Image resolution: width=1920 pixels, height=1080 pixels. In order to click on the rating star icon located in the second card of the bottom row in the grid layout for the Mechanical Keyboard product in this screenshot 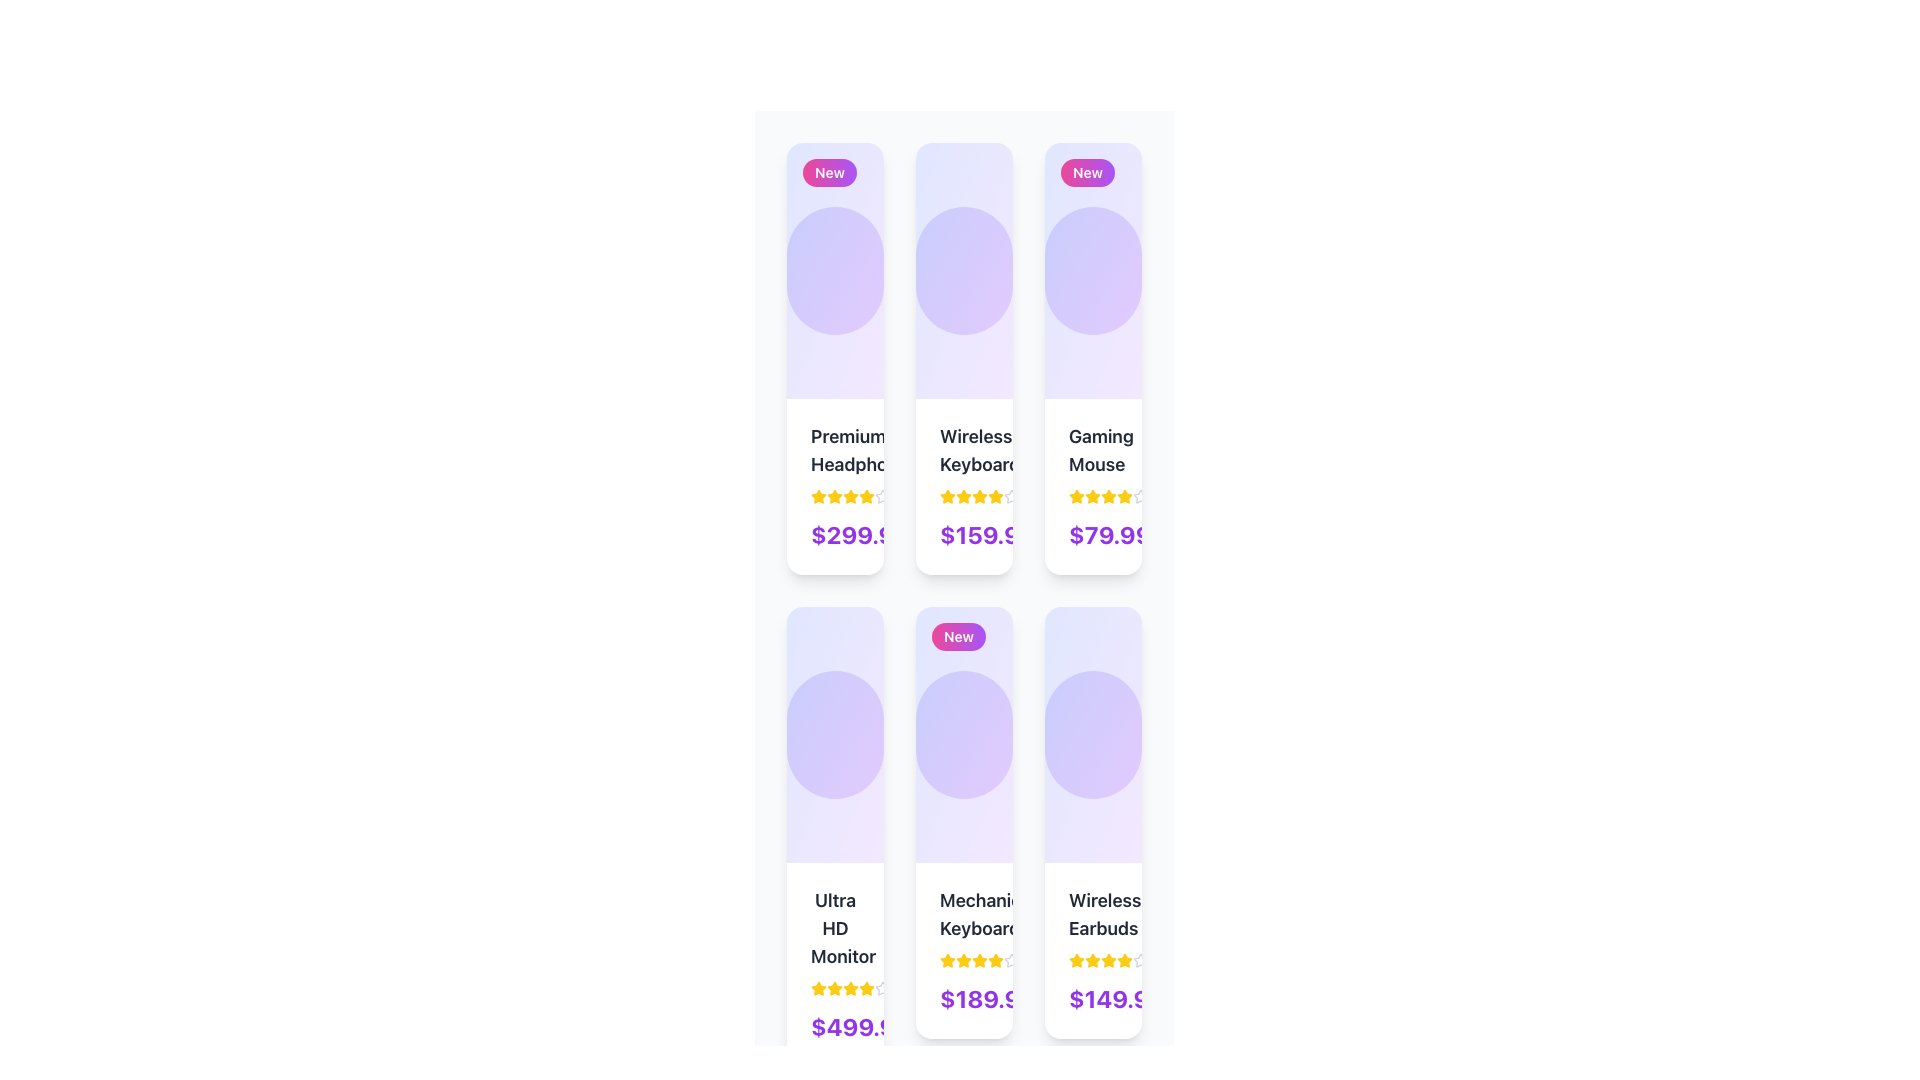, I will do `click(964, 959)`.